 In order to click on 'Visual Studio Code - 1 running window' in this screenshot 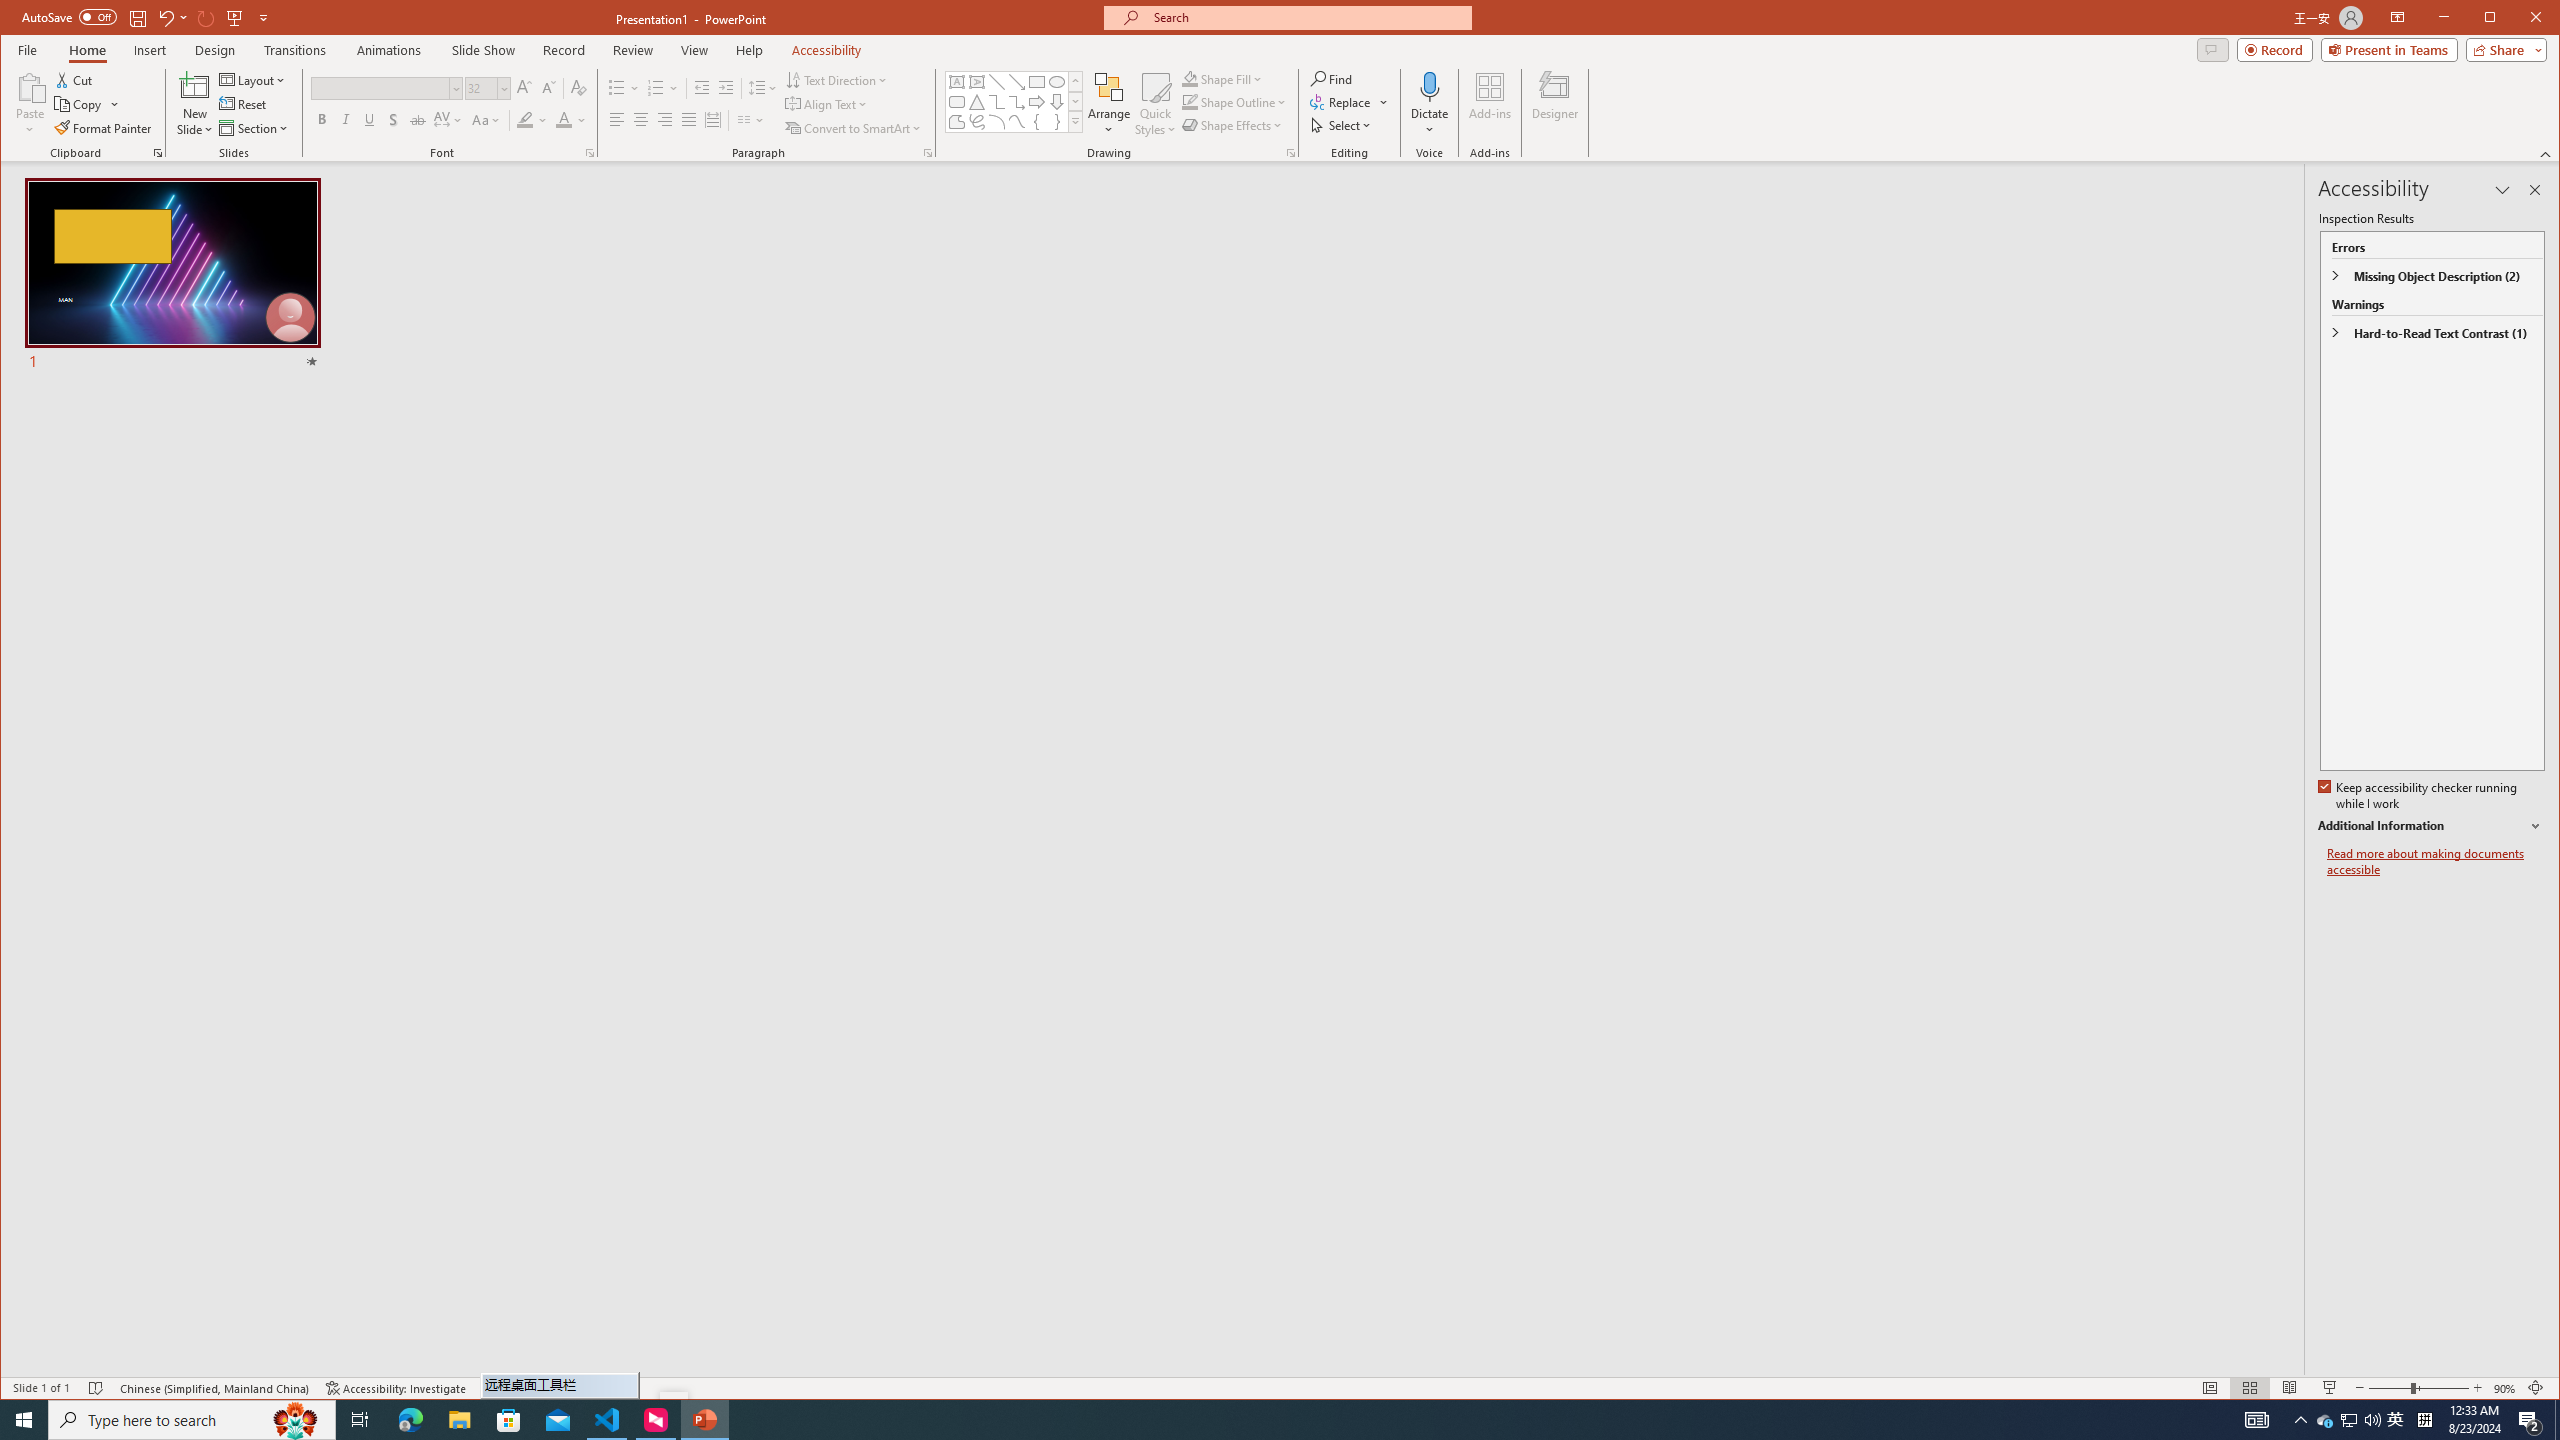, I will do `click(607, 1418)`.